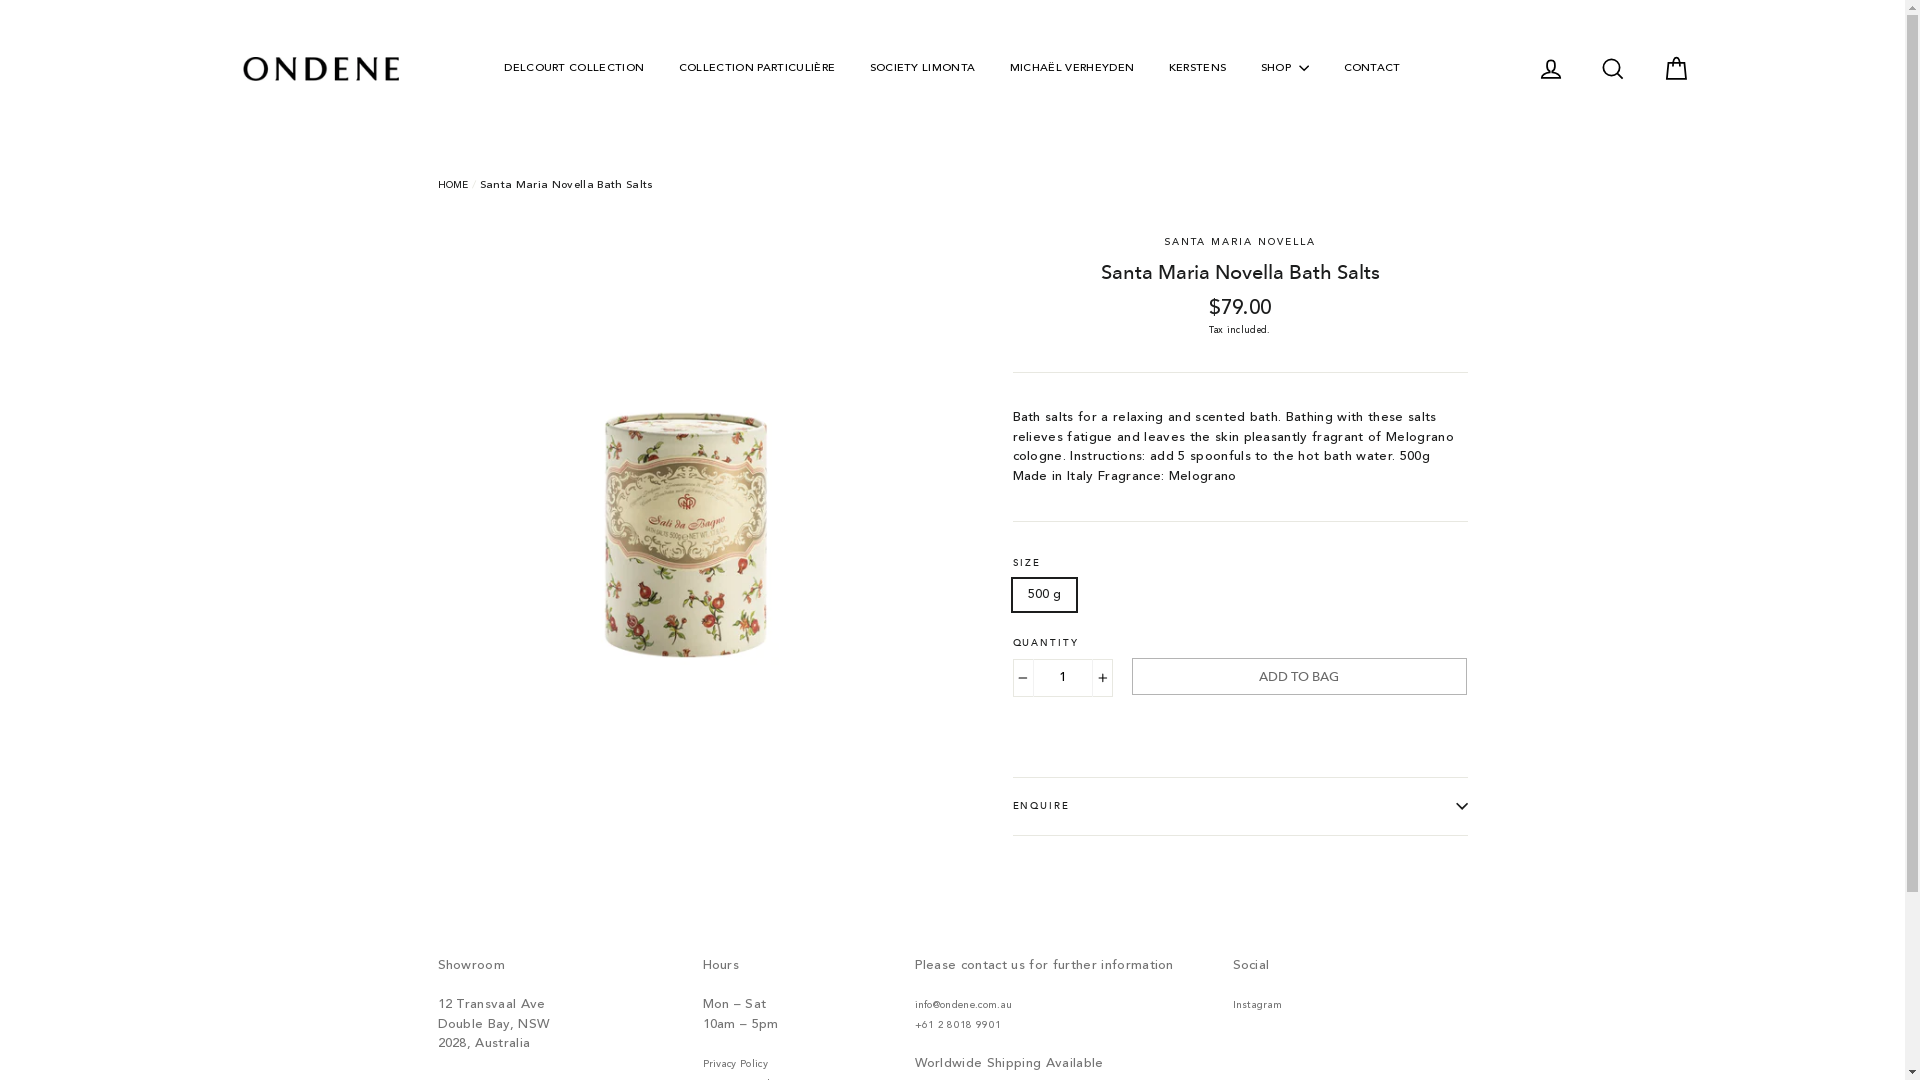  Describe the element at coordinates (963, 1005) in the screenshot. I see `'info@ondene.com.au'` at that location.